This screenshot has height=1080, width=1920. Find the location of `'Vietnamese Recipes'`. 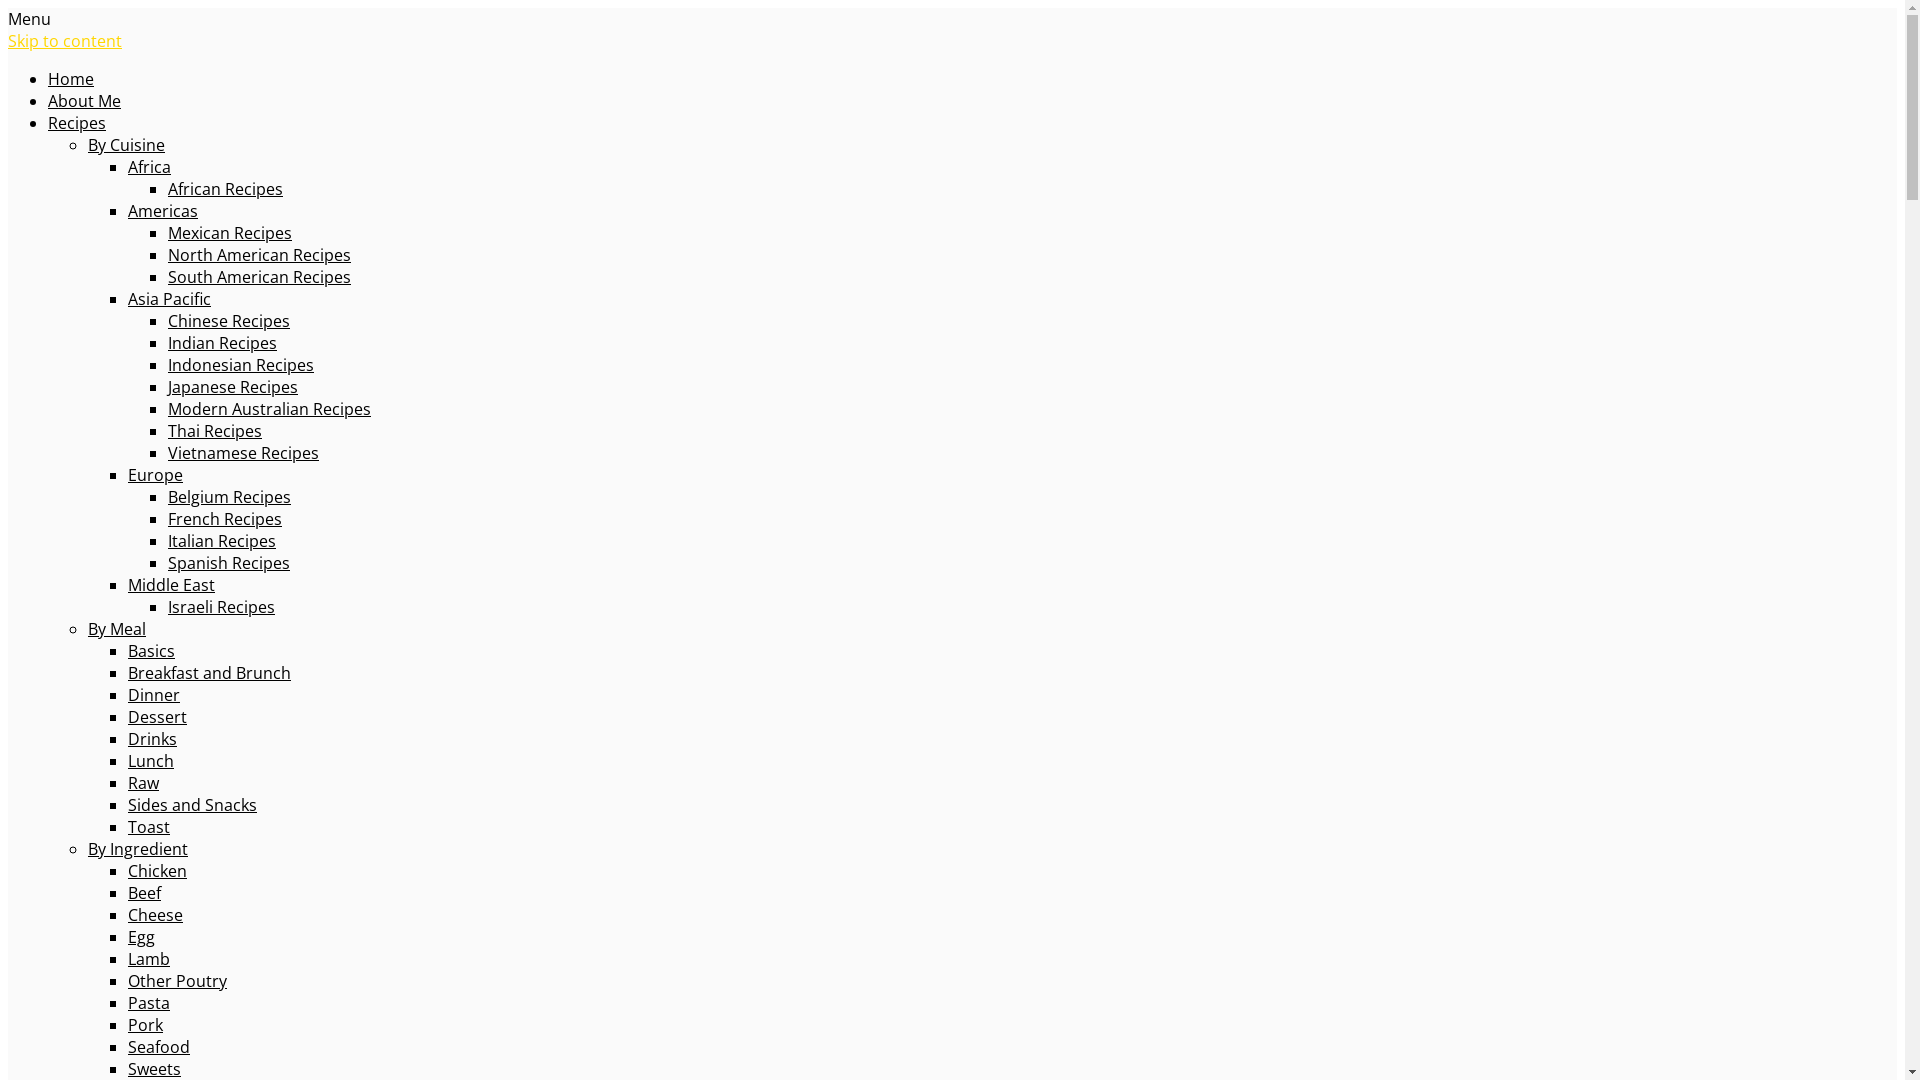

'Vietnamese Recipes' is located at coordinates (168, 452).